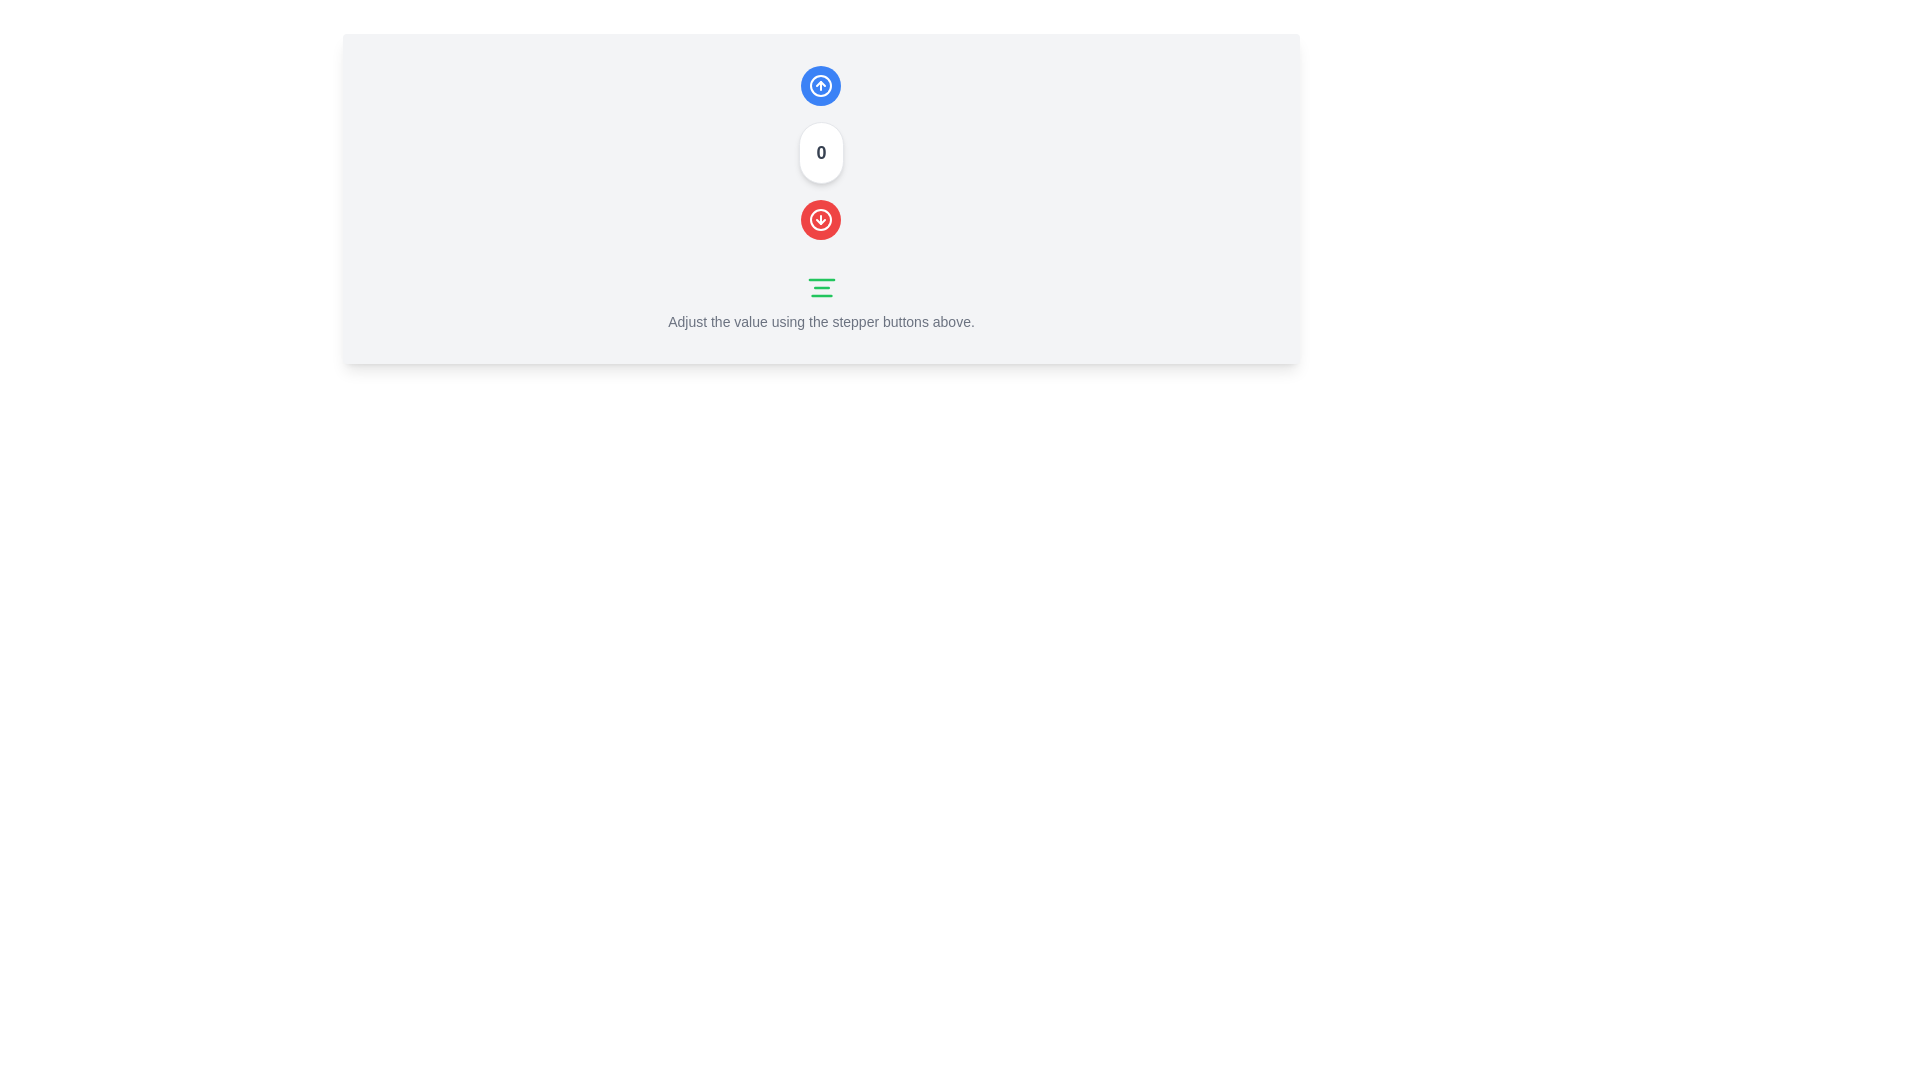  I want to click on the increment button located at the top of a vertical stack, which is the first button above a white circular element labeled '0' and a red circular button with a downward arrow, to increment a displayed value, so click(821, 84).